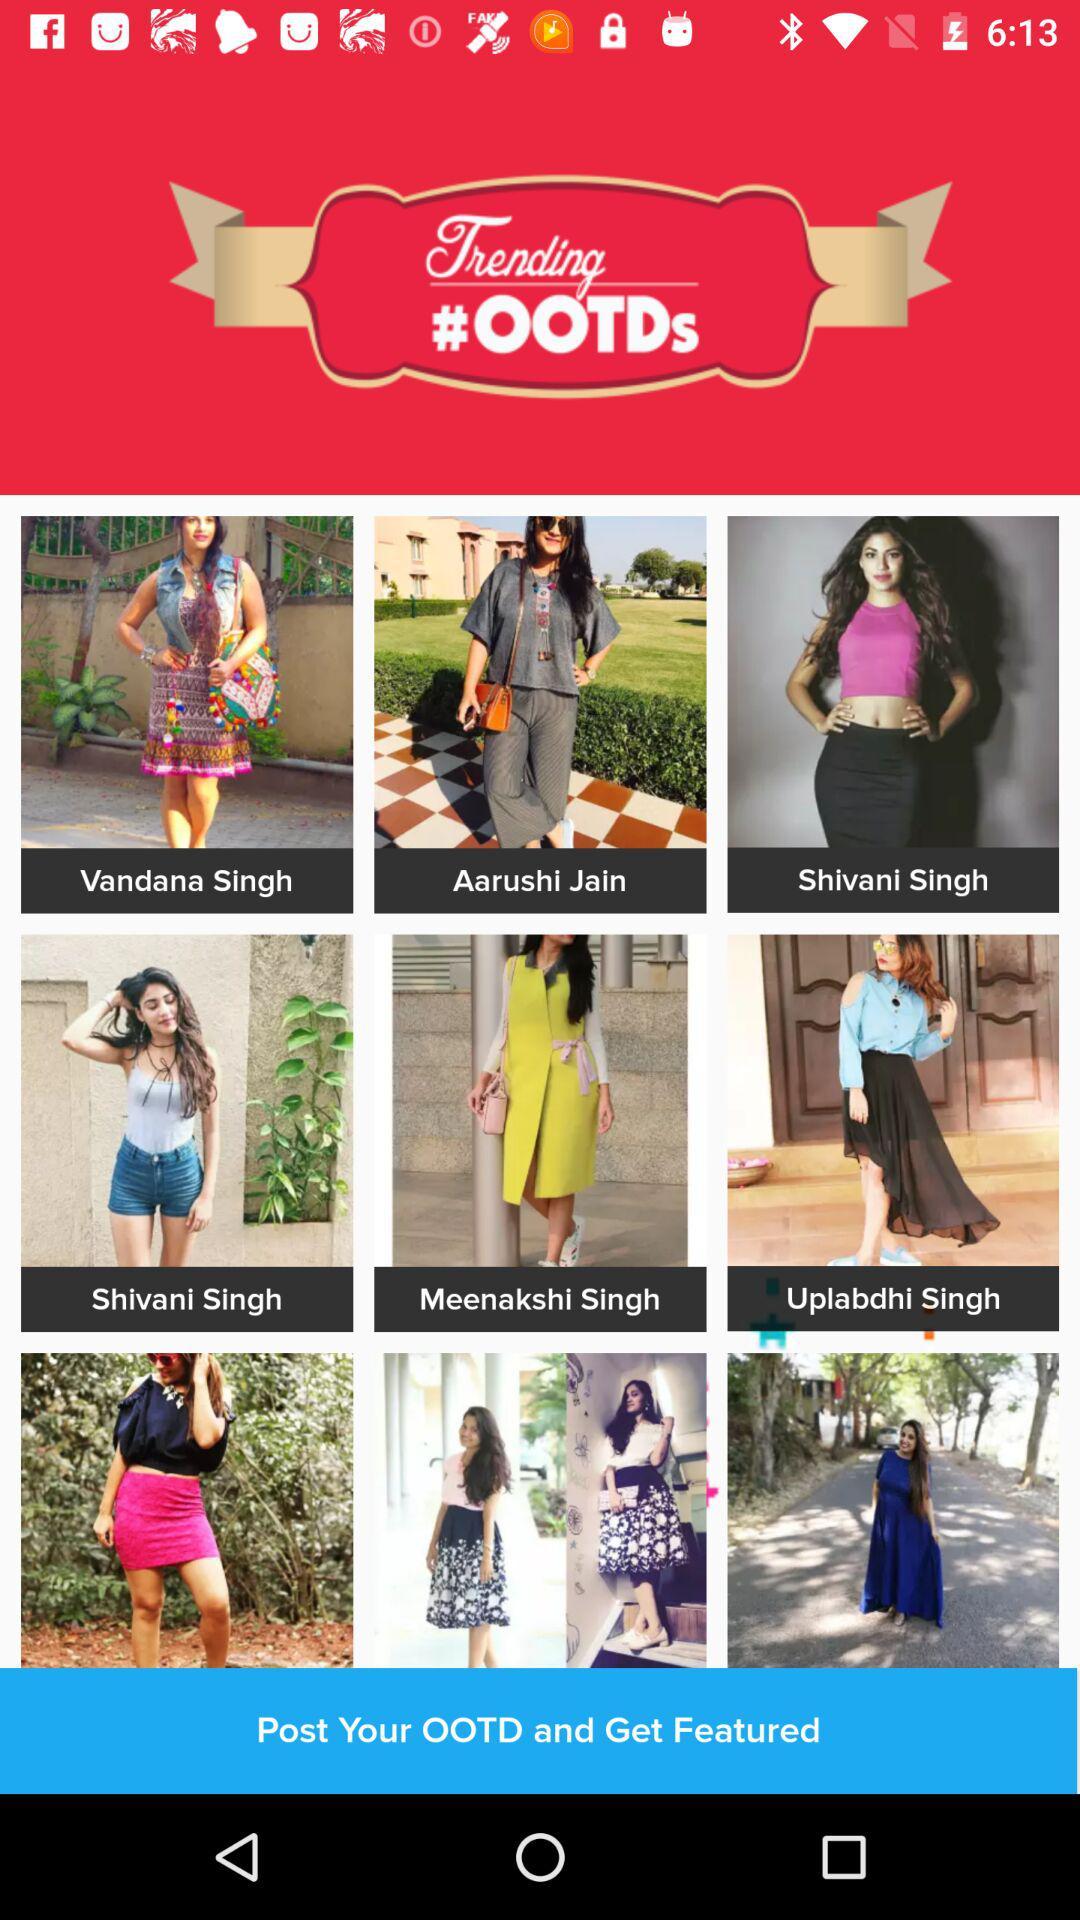  Describe the element at coordinates (187, 1099) in the screenshot. I see `imaage` at that location.